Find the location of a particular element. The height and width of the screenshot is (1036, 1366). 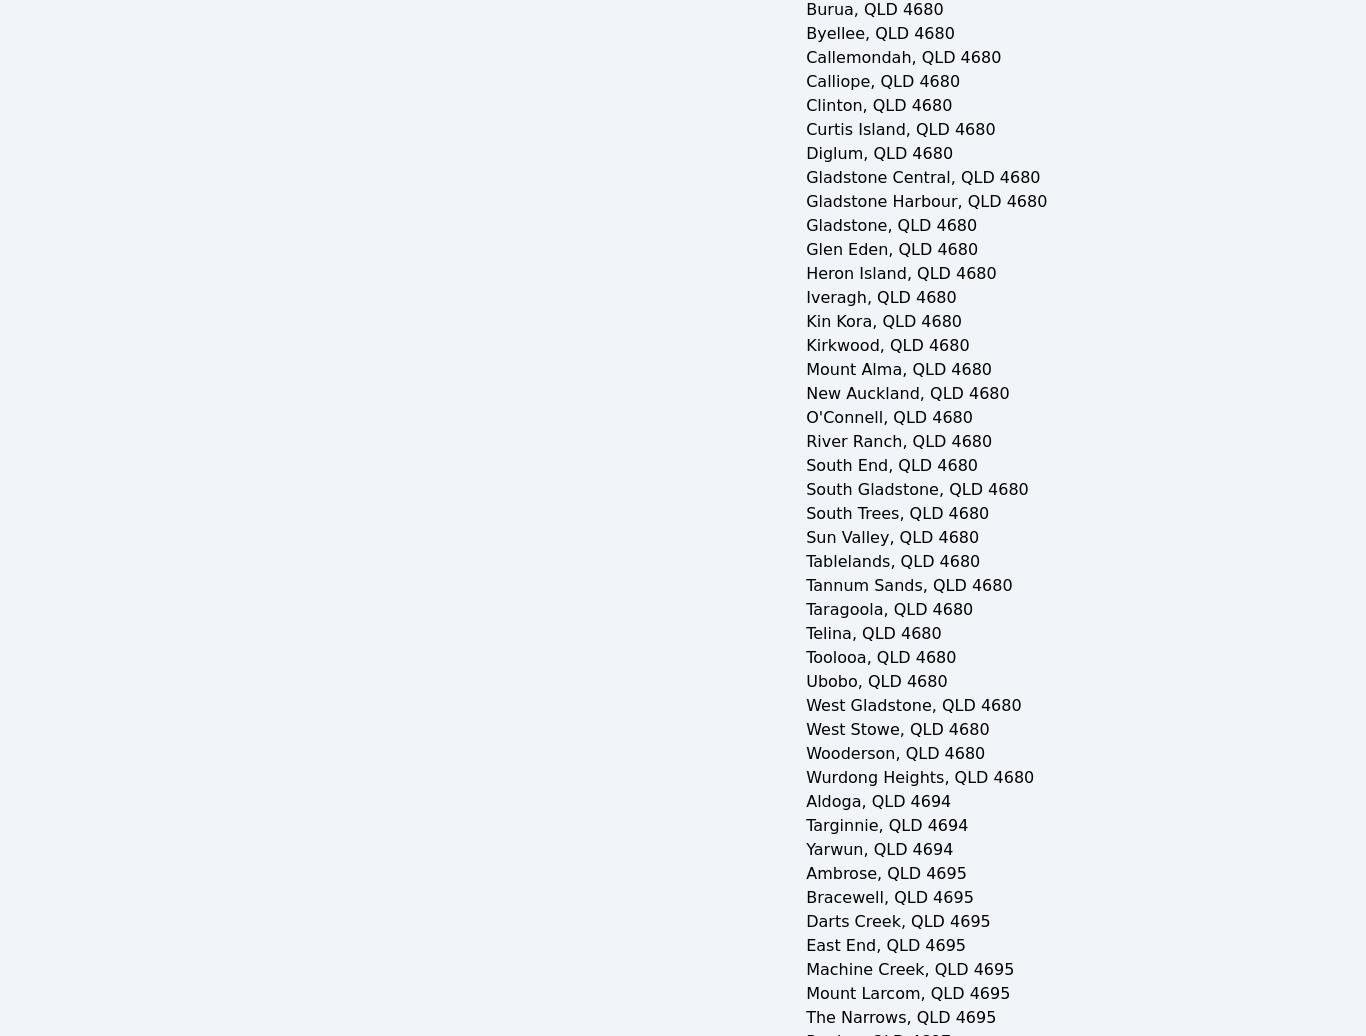

'Telina, QLD 4680' is located at coordinates (804, 632).